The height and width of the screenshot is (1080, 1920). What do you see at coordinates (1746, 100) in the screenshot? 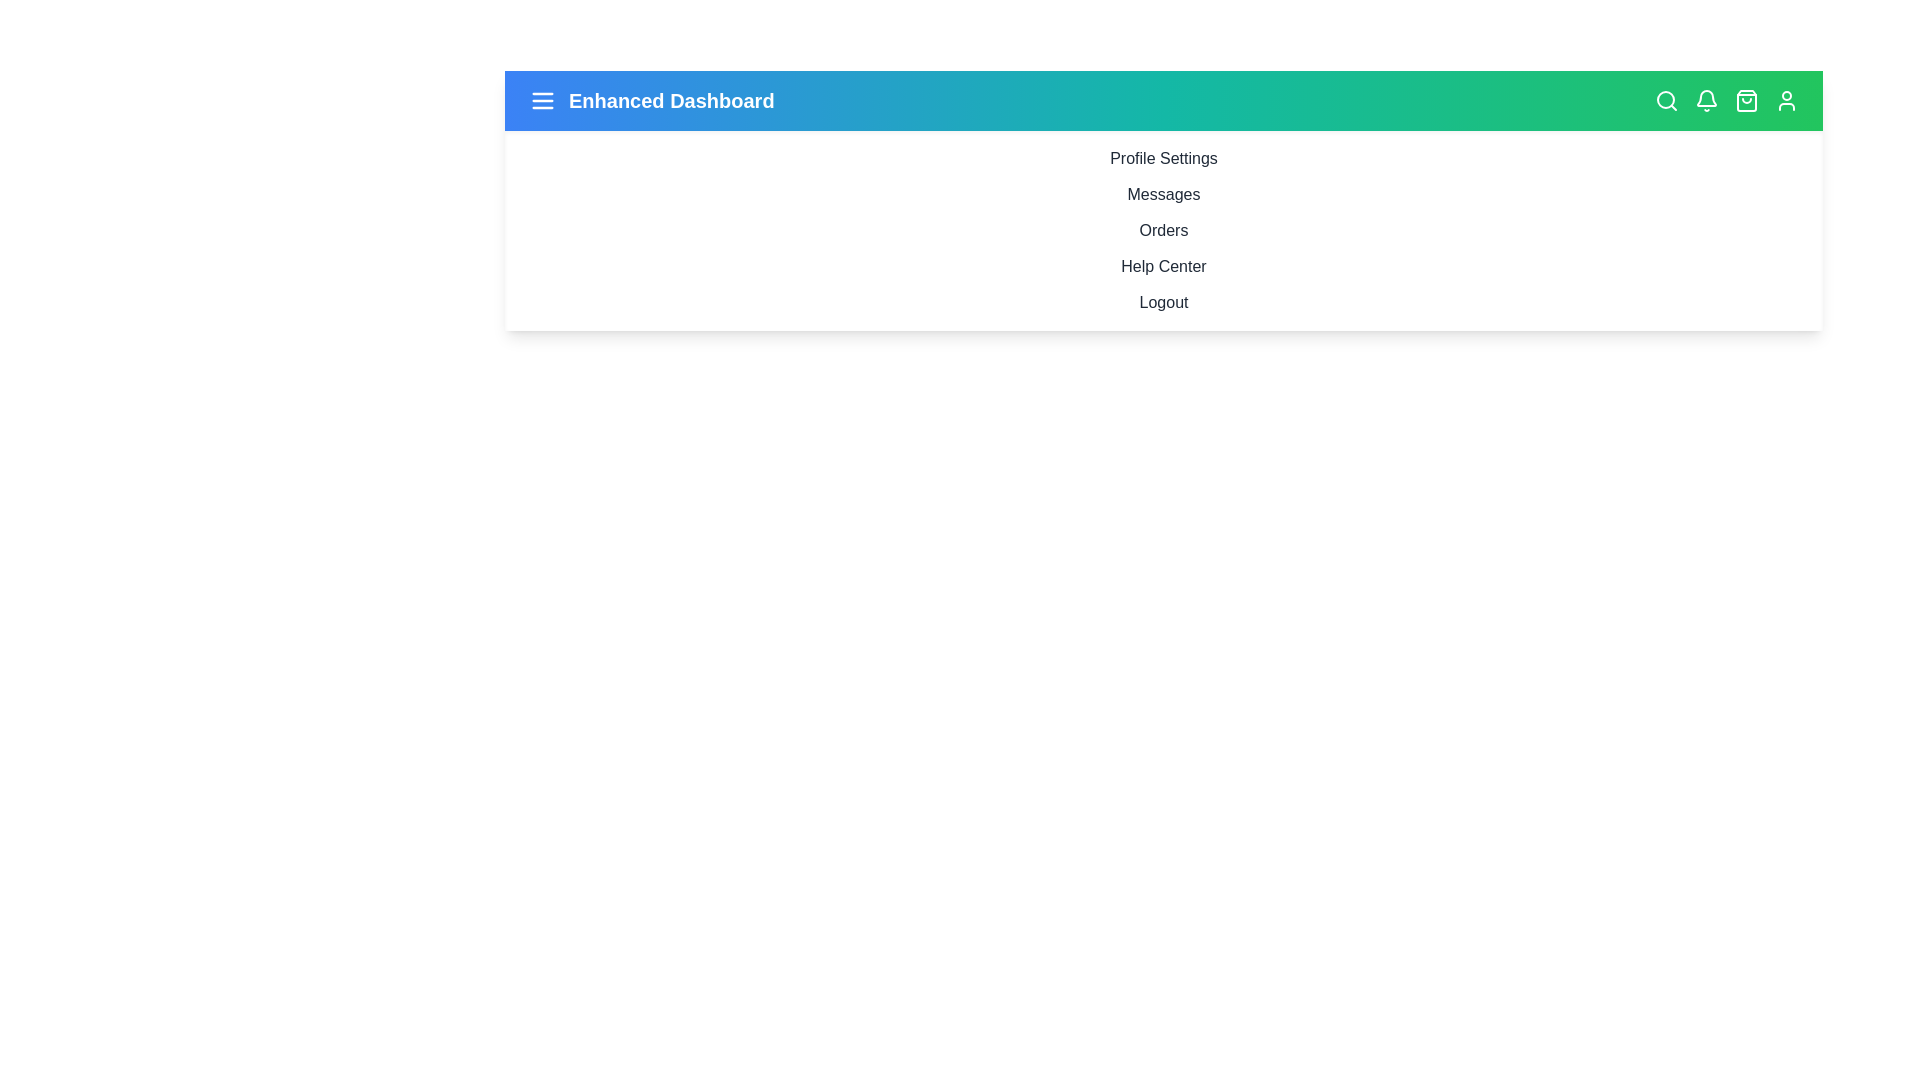
I see `the shopping_bag icon to display its tooltip or visual feedback` at bounding box center [1746, 100].